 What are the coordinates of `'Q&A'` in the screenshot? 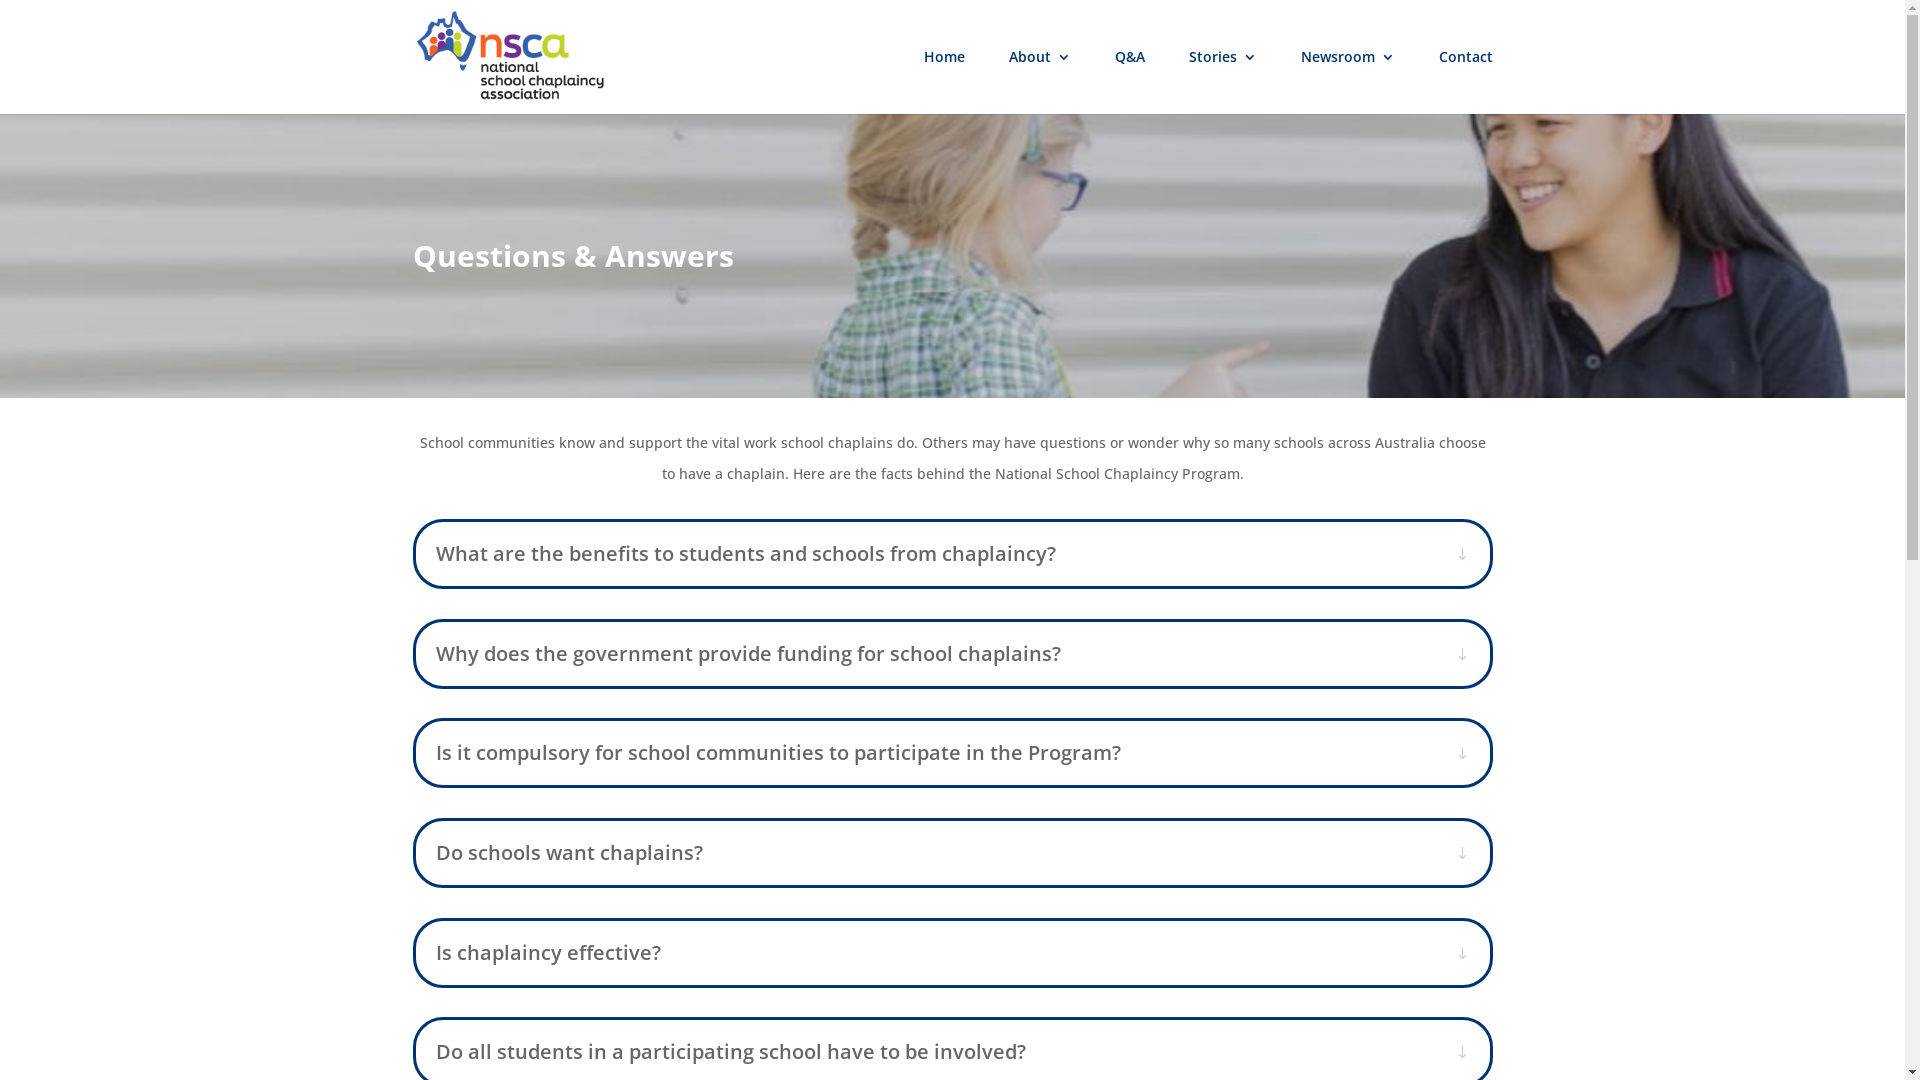 It's located at (1128, 80).